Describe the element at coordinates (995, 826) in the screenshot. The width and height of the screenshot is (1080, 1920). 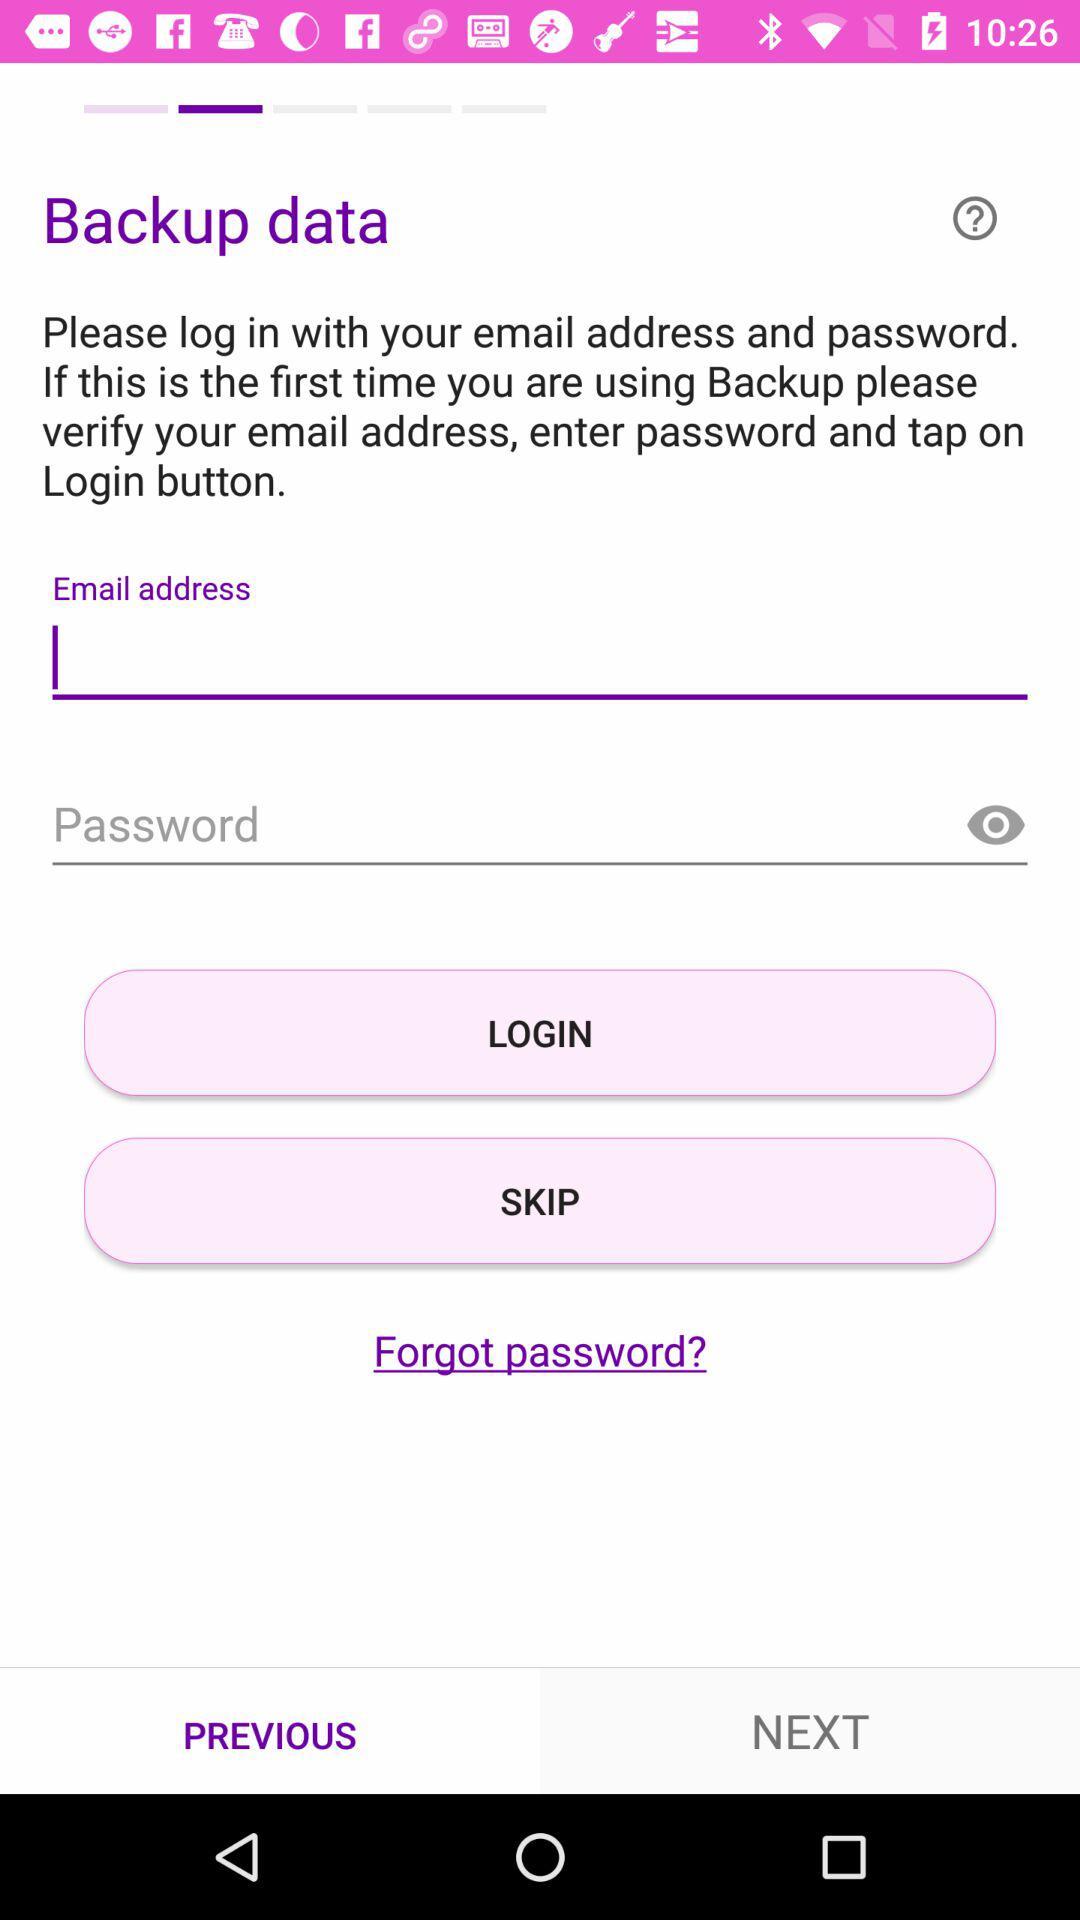
I see `show password` at that location.